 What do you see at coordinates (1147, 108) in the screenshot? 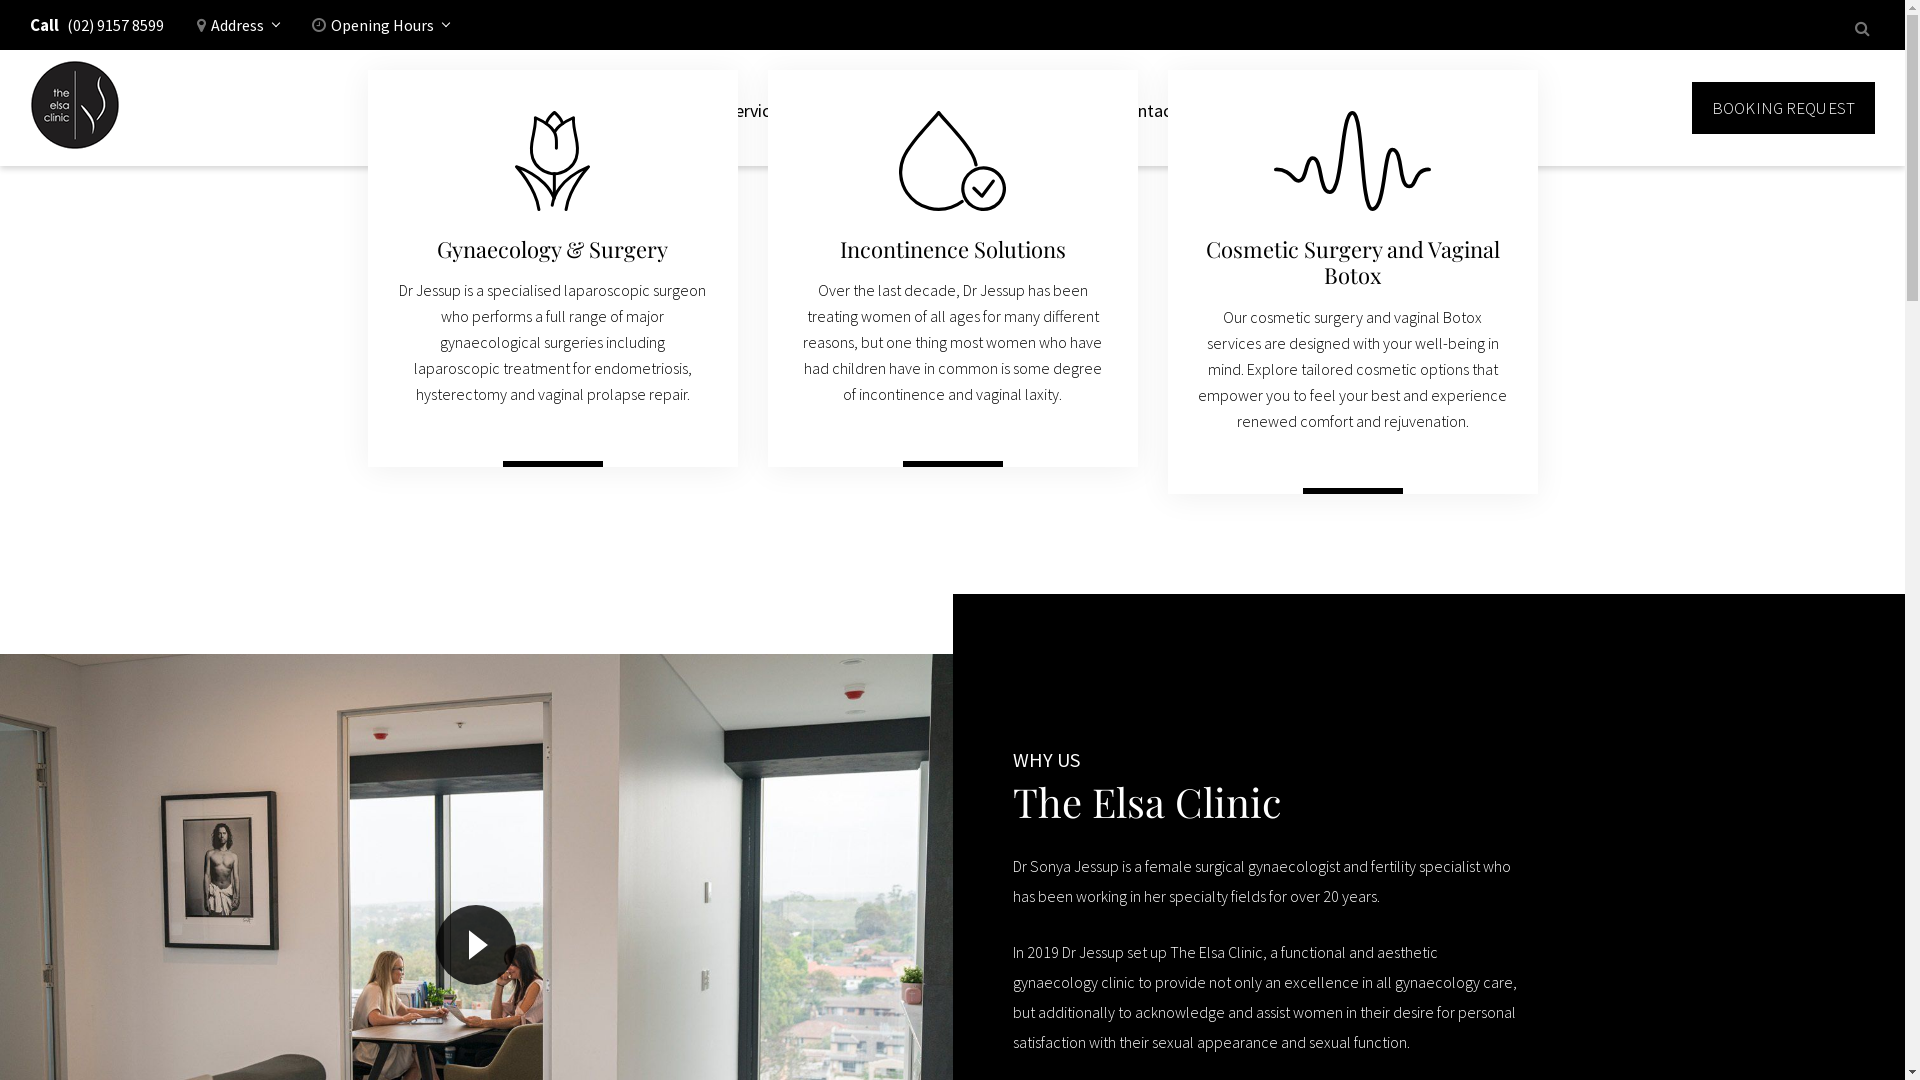
I see `'Contact'` at bounding box center [1147, 108].